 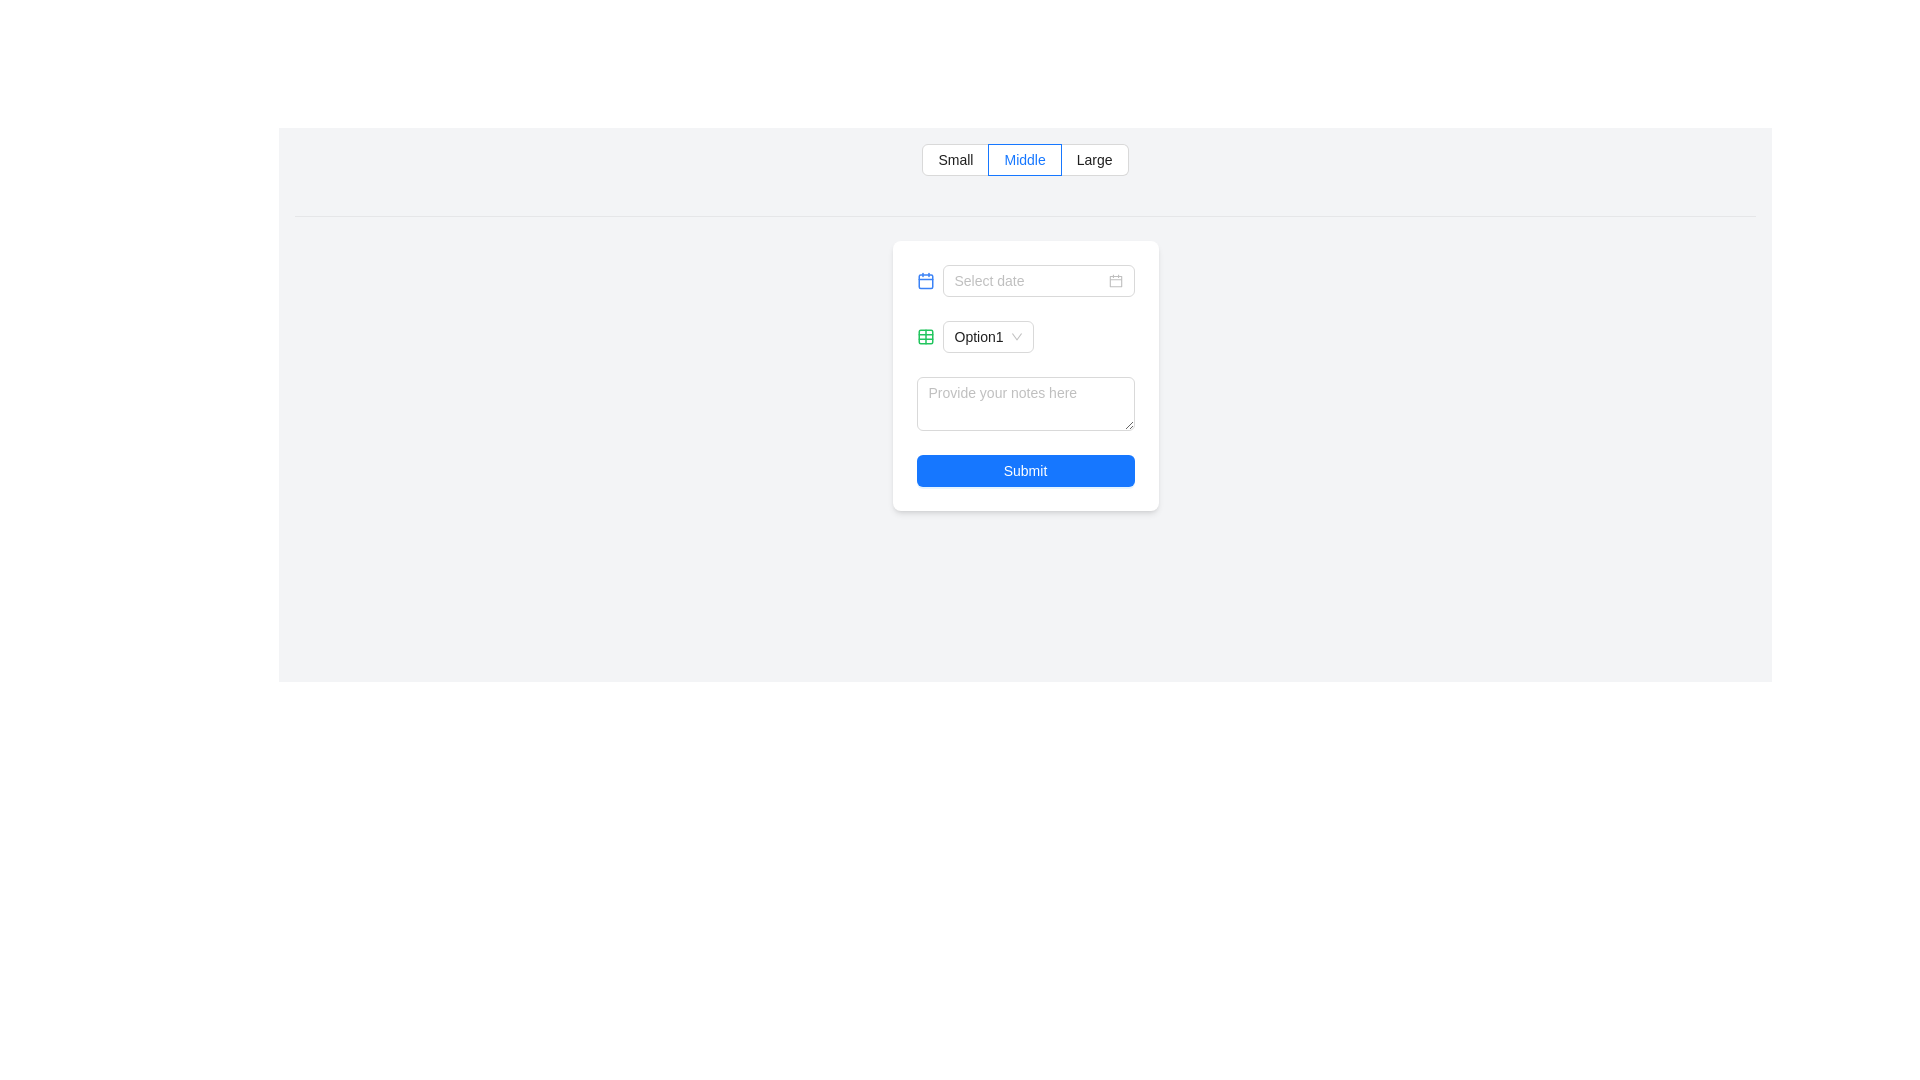 I want to click on the dropdown menu located in the central form towards the right of the calendar, so click(x=988, y=335).